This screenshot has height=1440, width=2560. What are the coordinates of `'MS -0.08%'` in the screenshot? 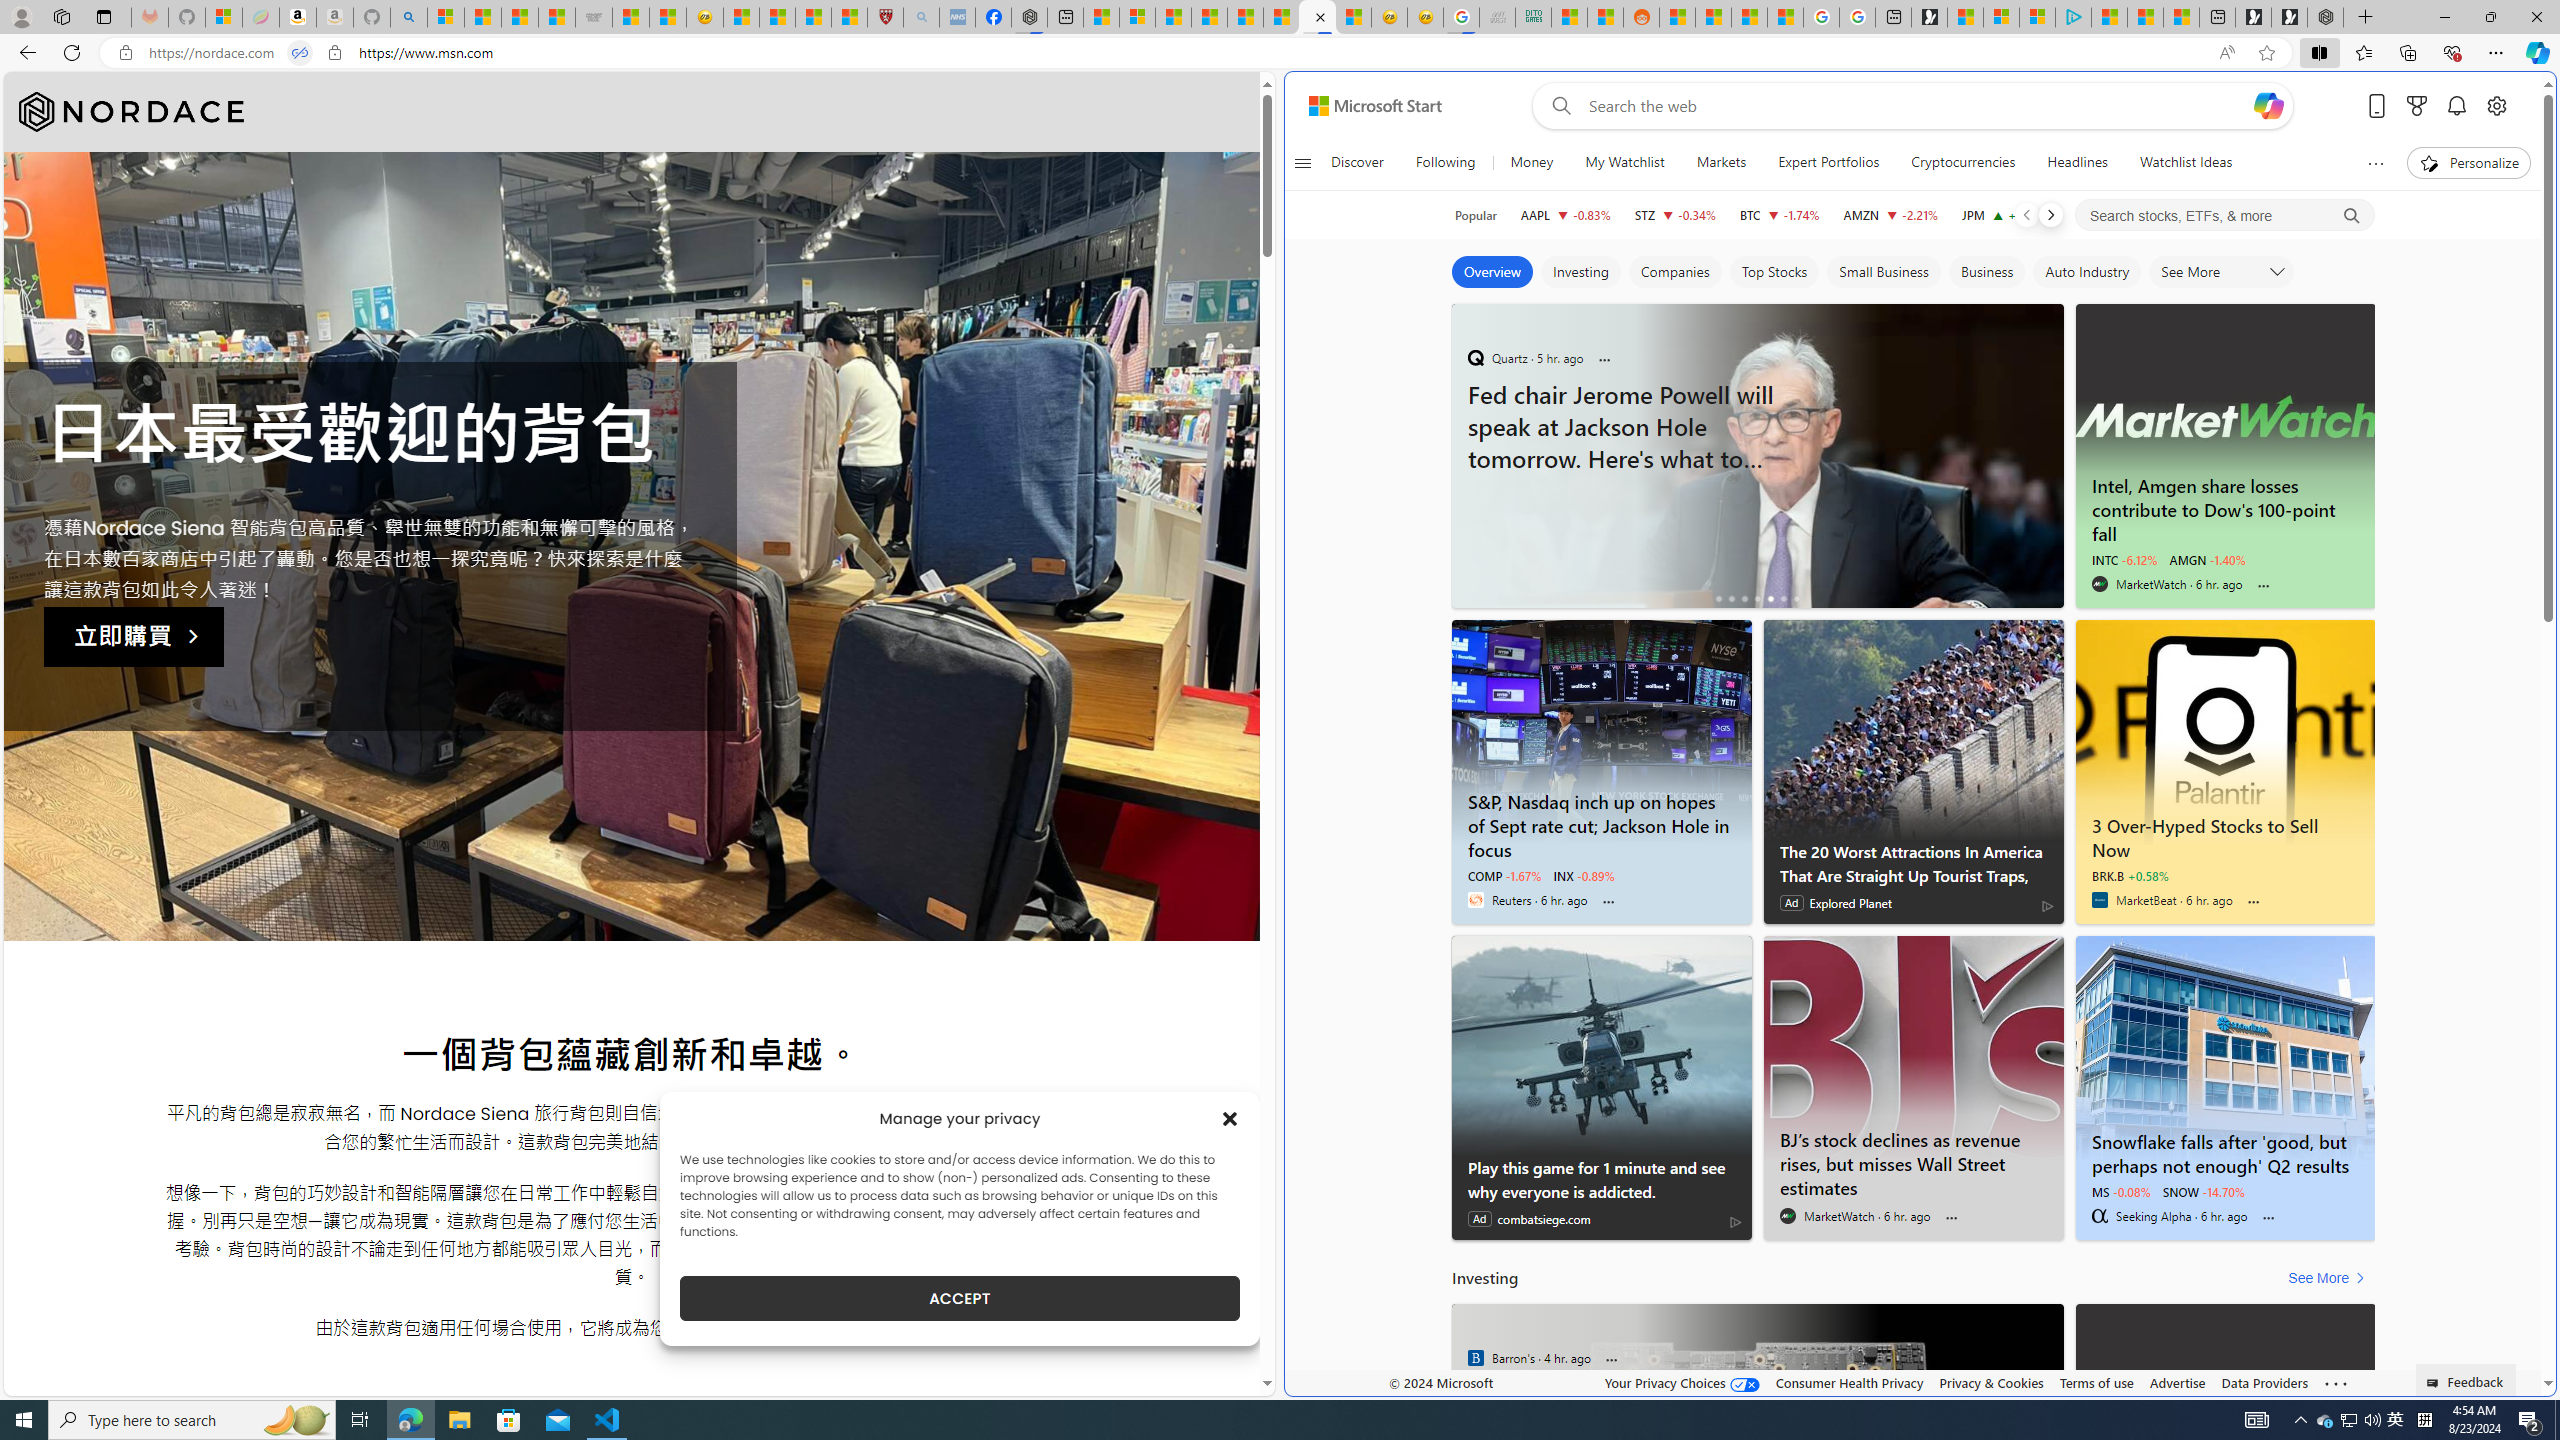 It's located at (2119, 1191).